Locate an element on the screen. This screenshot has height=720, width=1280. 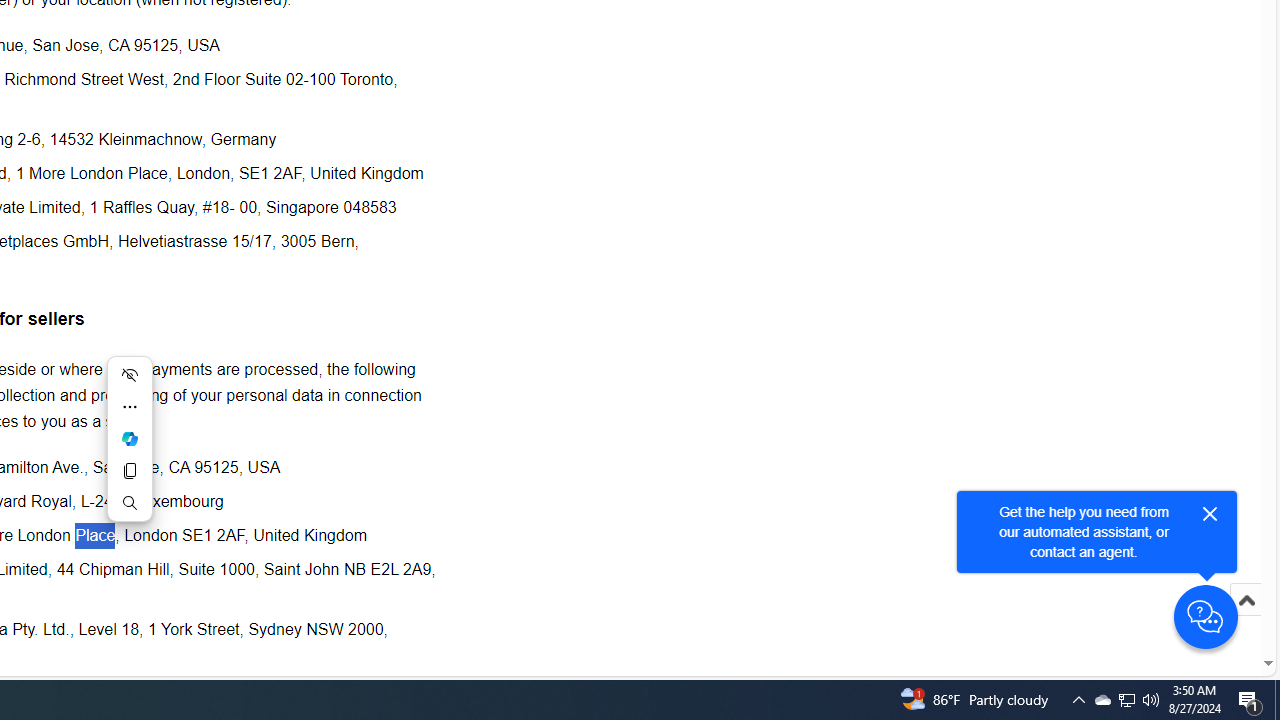
'More actions' is located at coordinates (128, 406).